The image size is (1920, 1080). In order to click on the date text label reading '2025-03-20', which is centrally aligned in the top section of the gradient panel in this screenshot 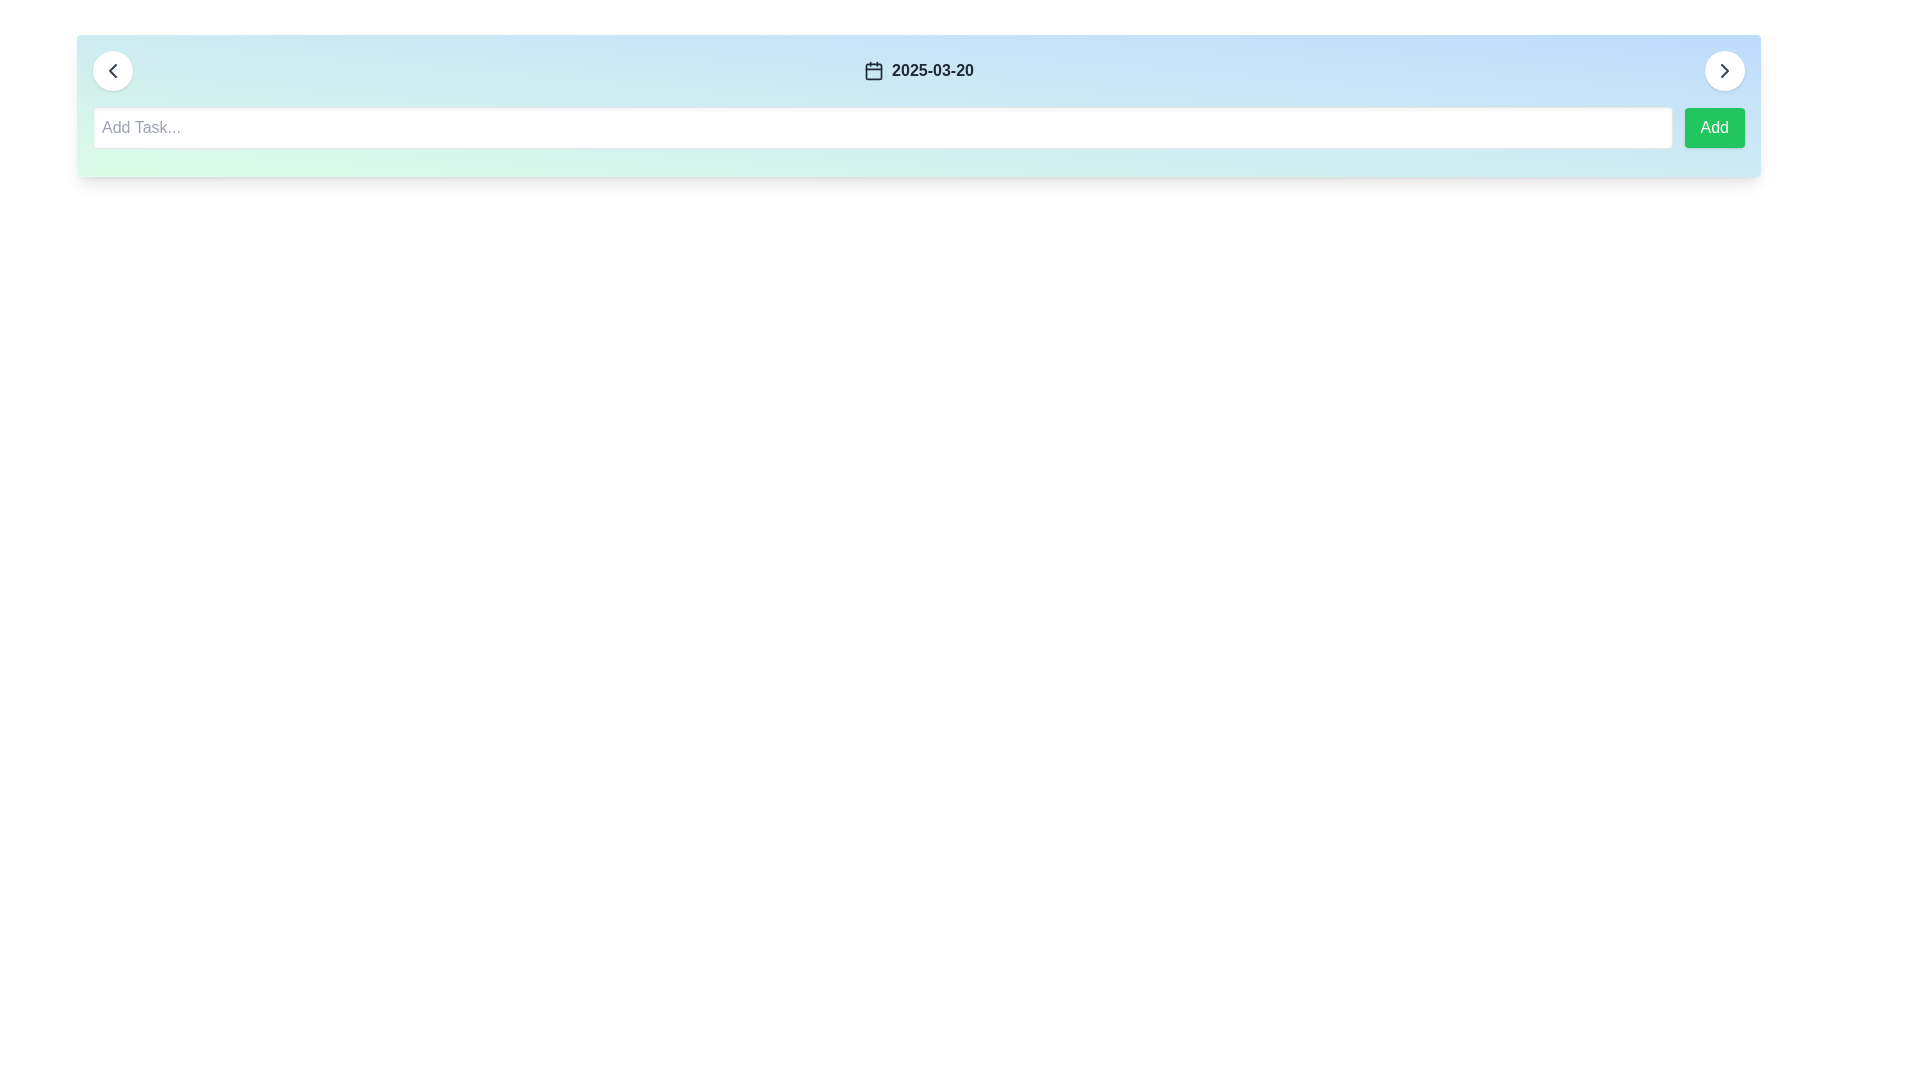, I will do `click(917, 69)`.